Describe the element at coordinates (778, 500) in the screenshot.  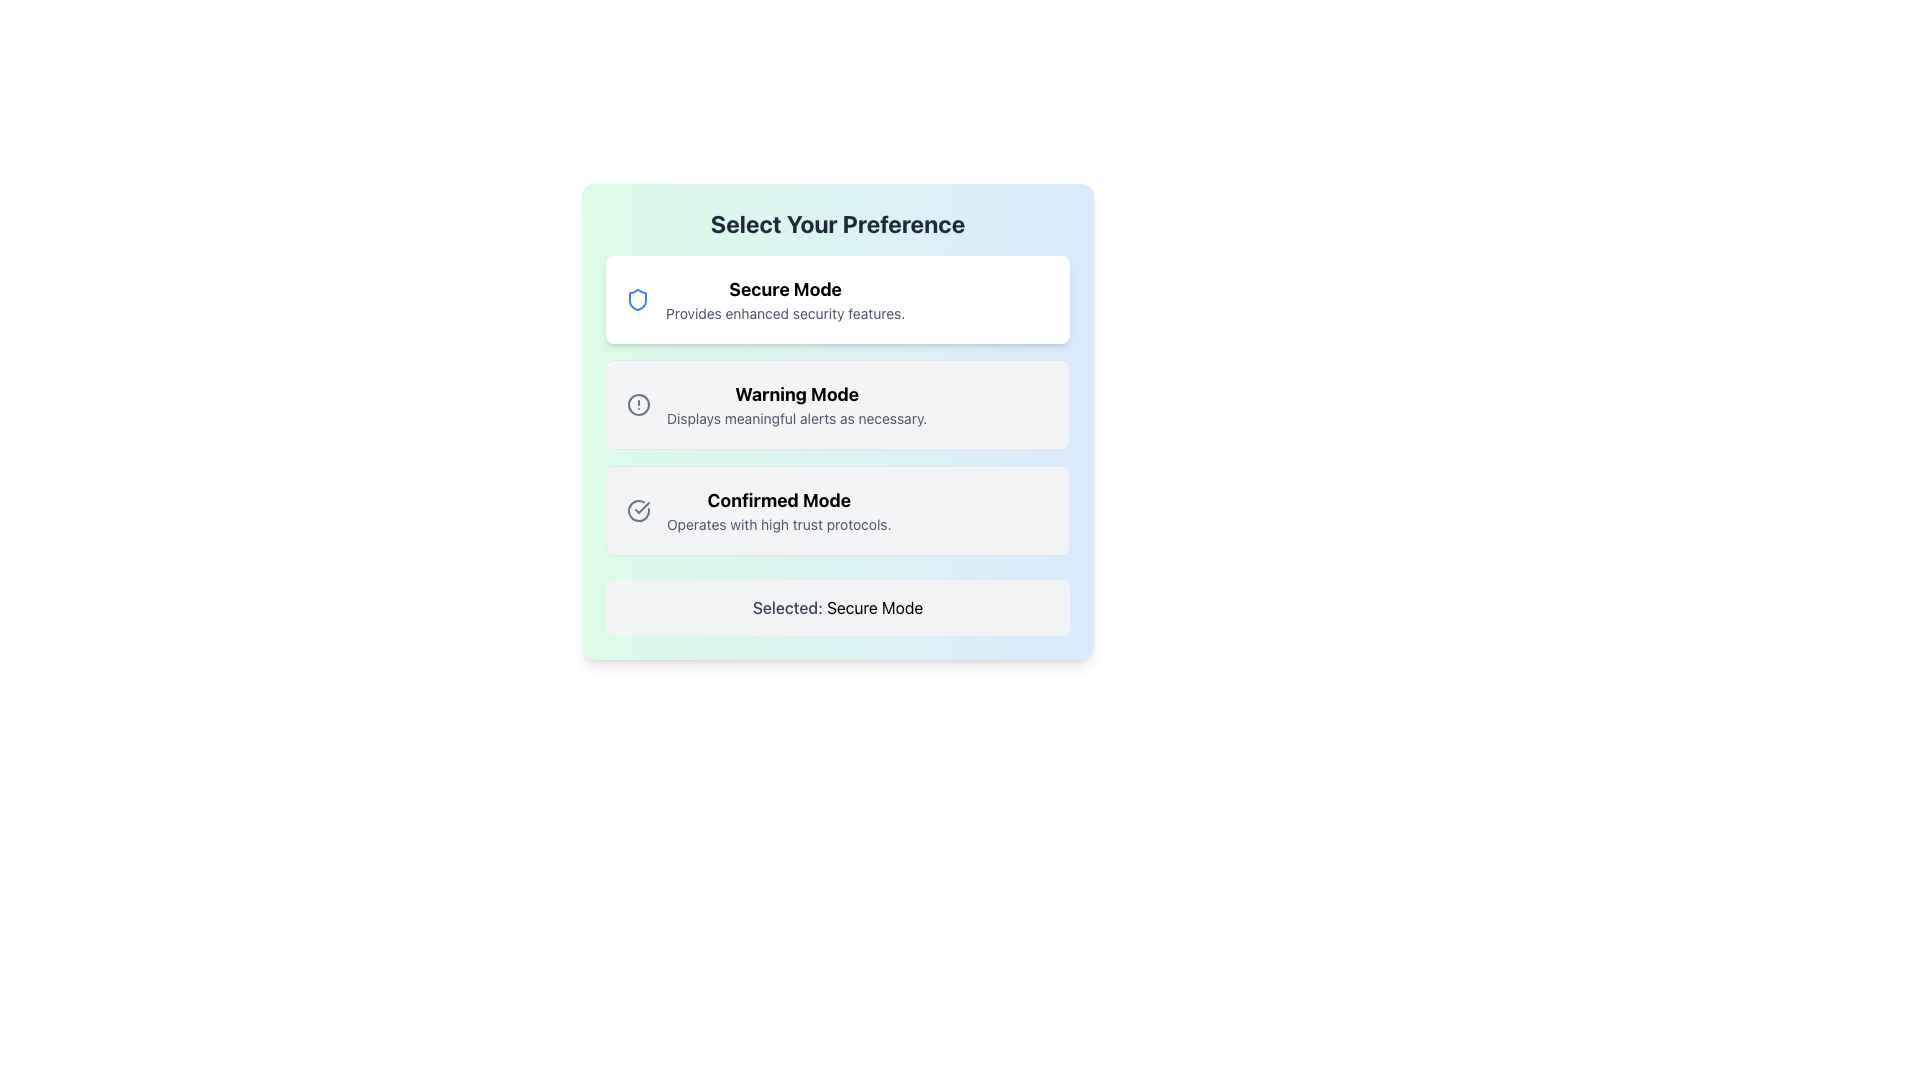
I see `the 'Confirmed Mode' text display element, which reads in bold and large font, indicating its distinct emphasis within the preference selection area` at that location.